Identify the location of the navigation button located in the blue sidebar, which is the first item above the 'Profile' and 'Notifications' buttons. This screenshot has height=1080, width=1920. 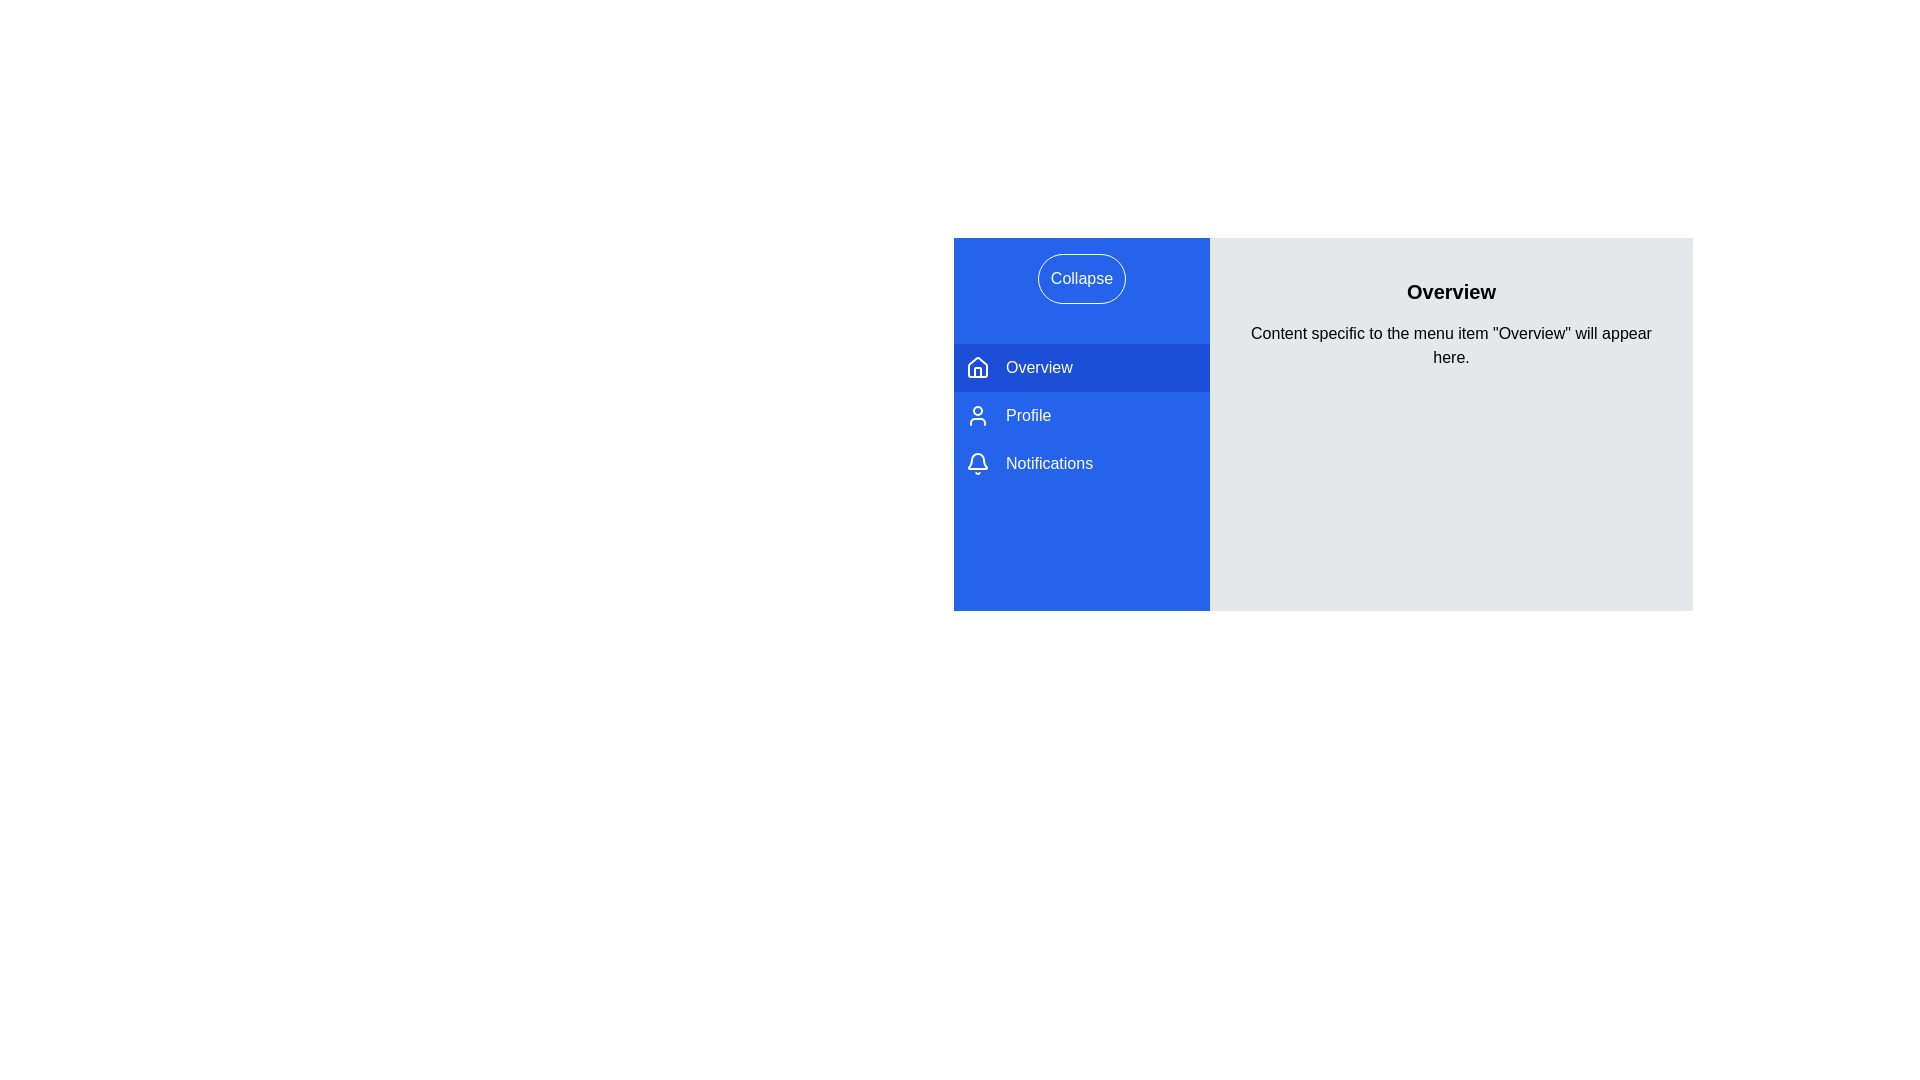
(1080, 367).